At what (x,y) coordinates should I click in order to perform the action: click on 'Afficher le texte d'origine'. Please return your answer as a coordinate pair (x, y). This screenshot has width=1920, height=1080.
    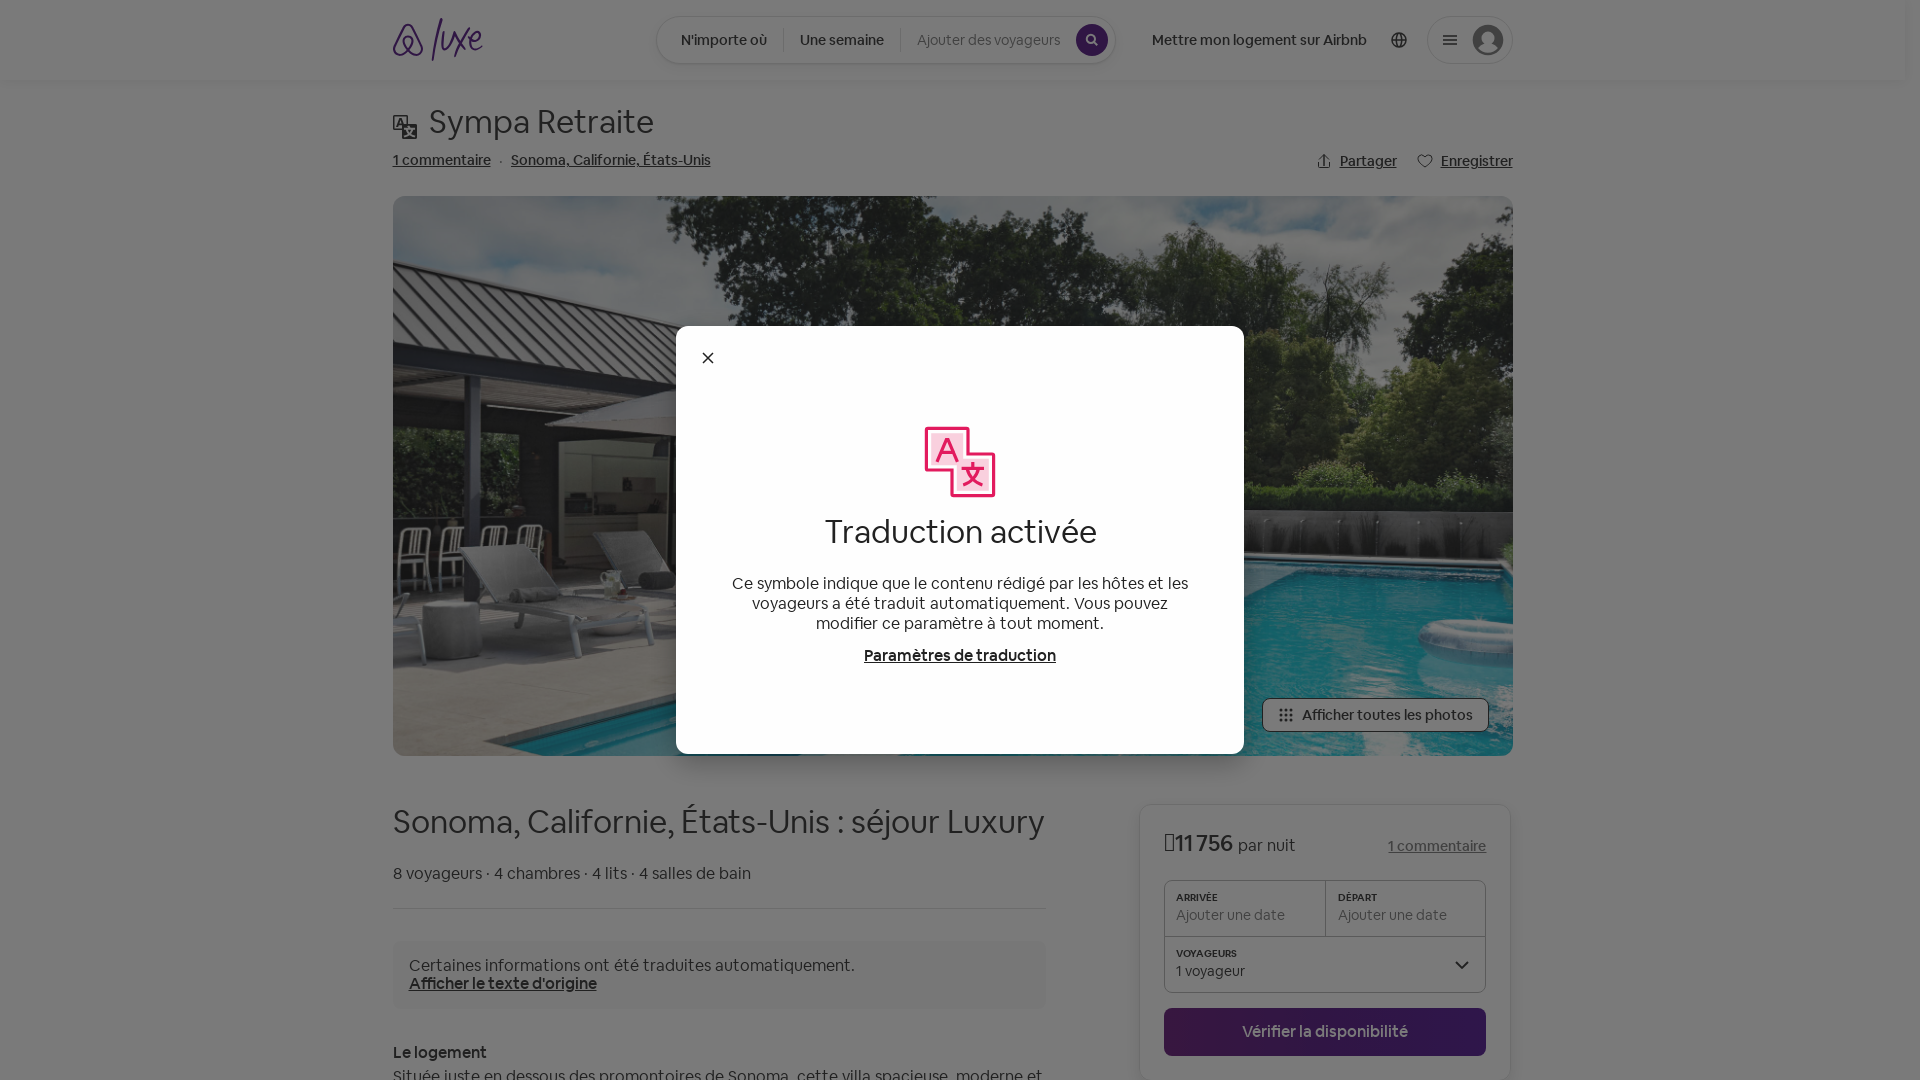
    Looking at the image, I should click on (502, 982).